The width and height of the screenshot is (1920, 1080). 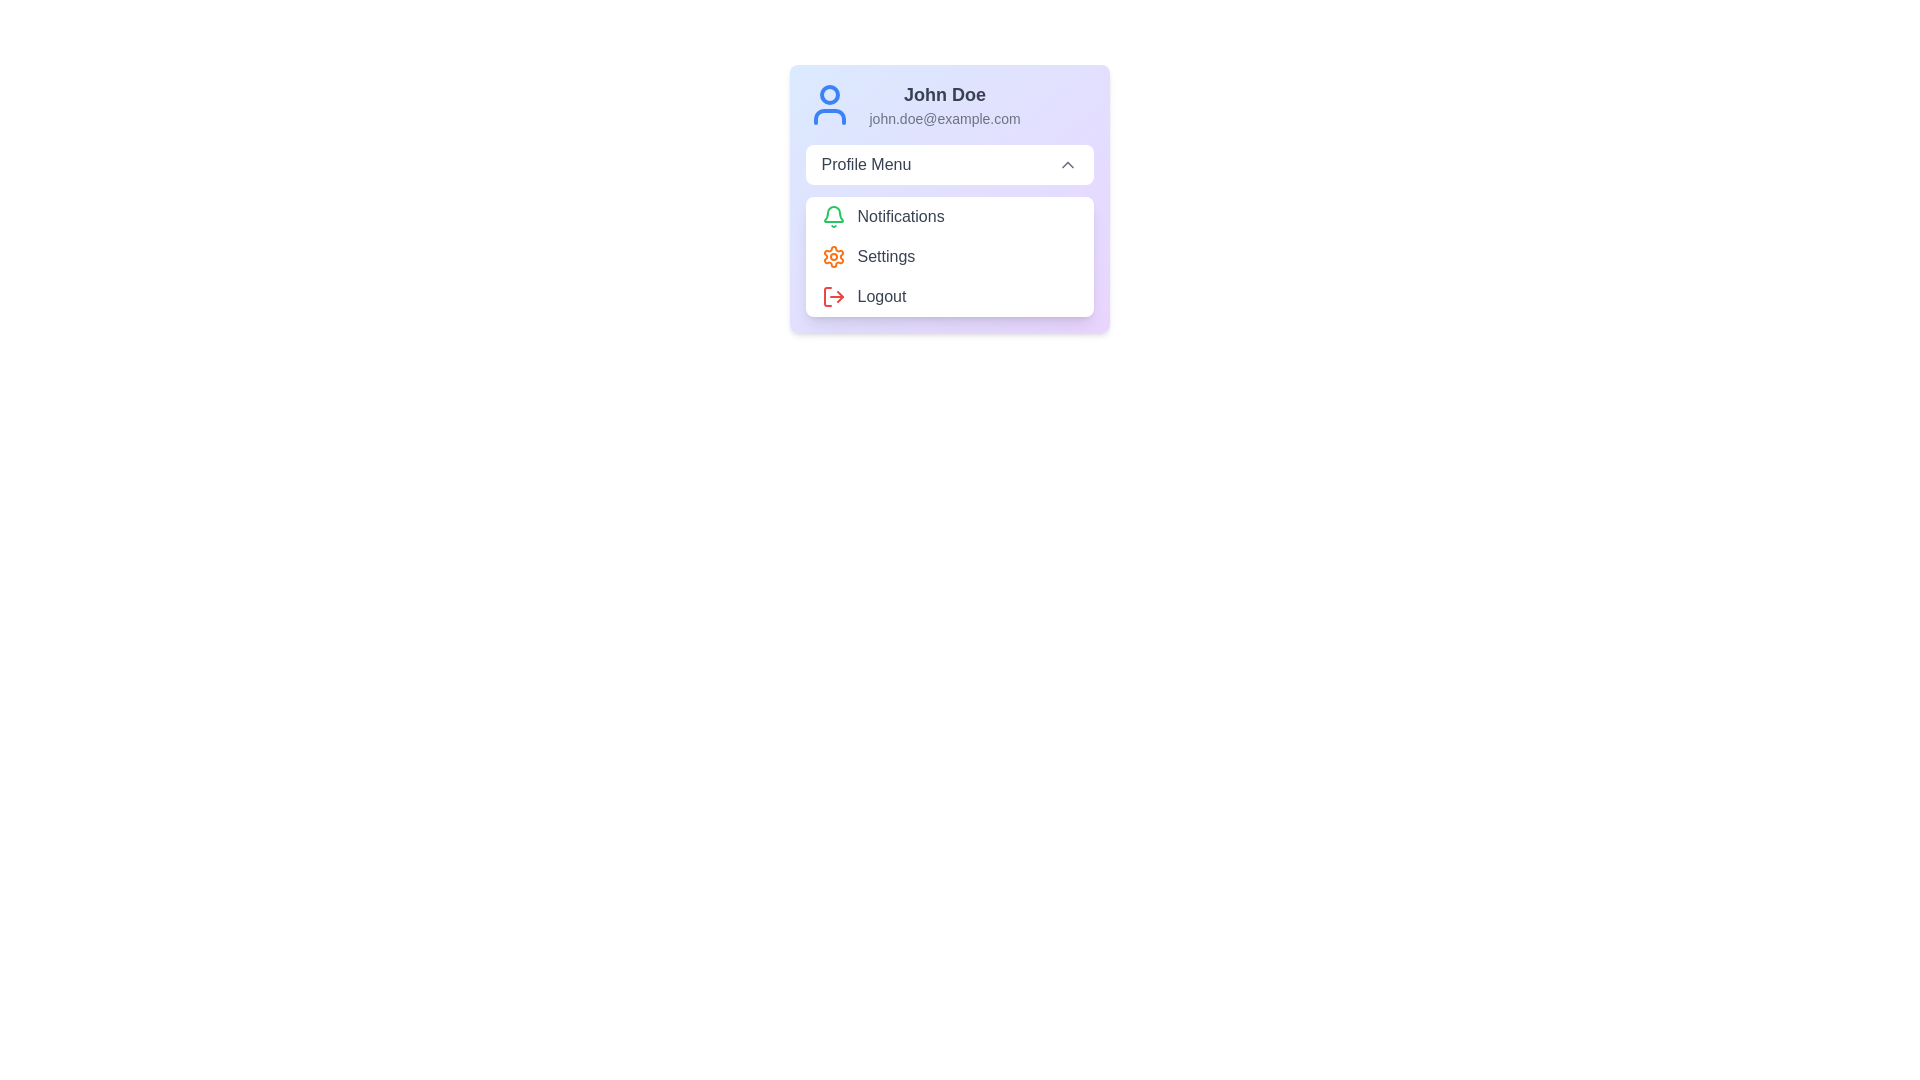 I want to click on the 'Logout' text label in the dropdown menu, so click(x=881, y=297).